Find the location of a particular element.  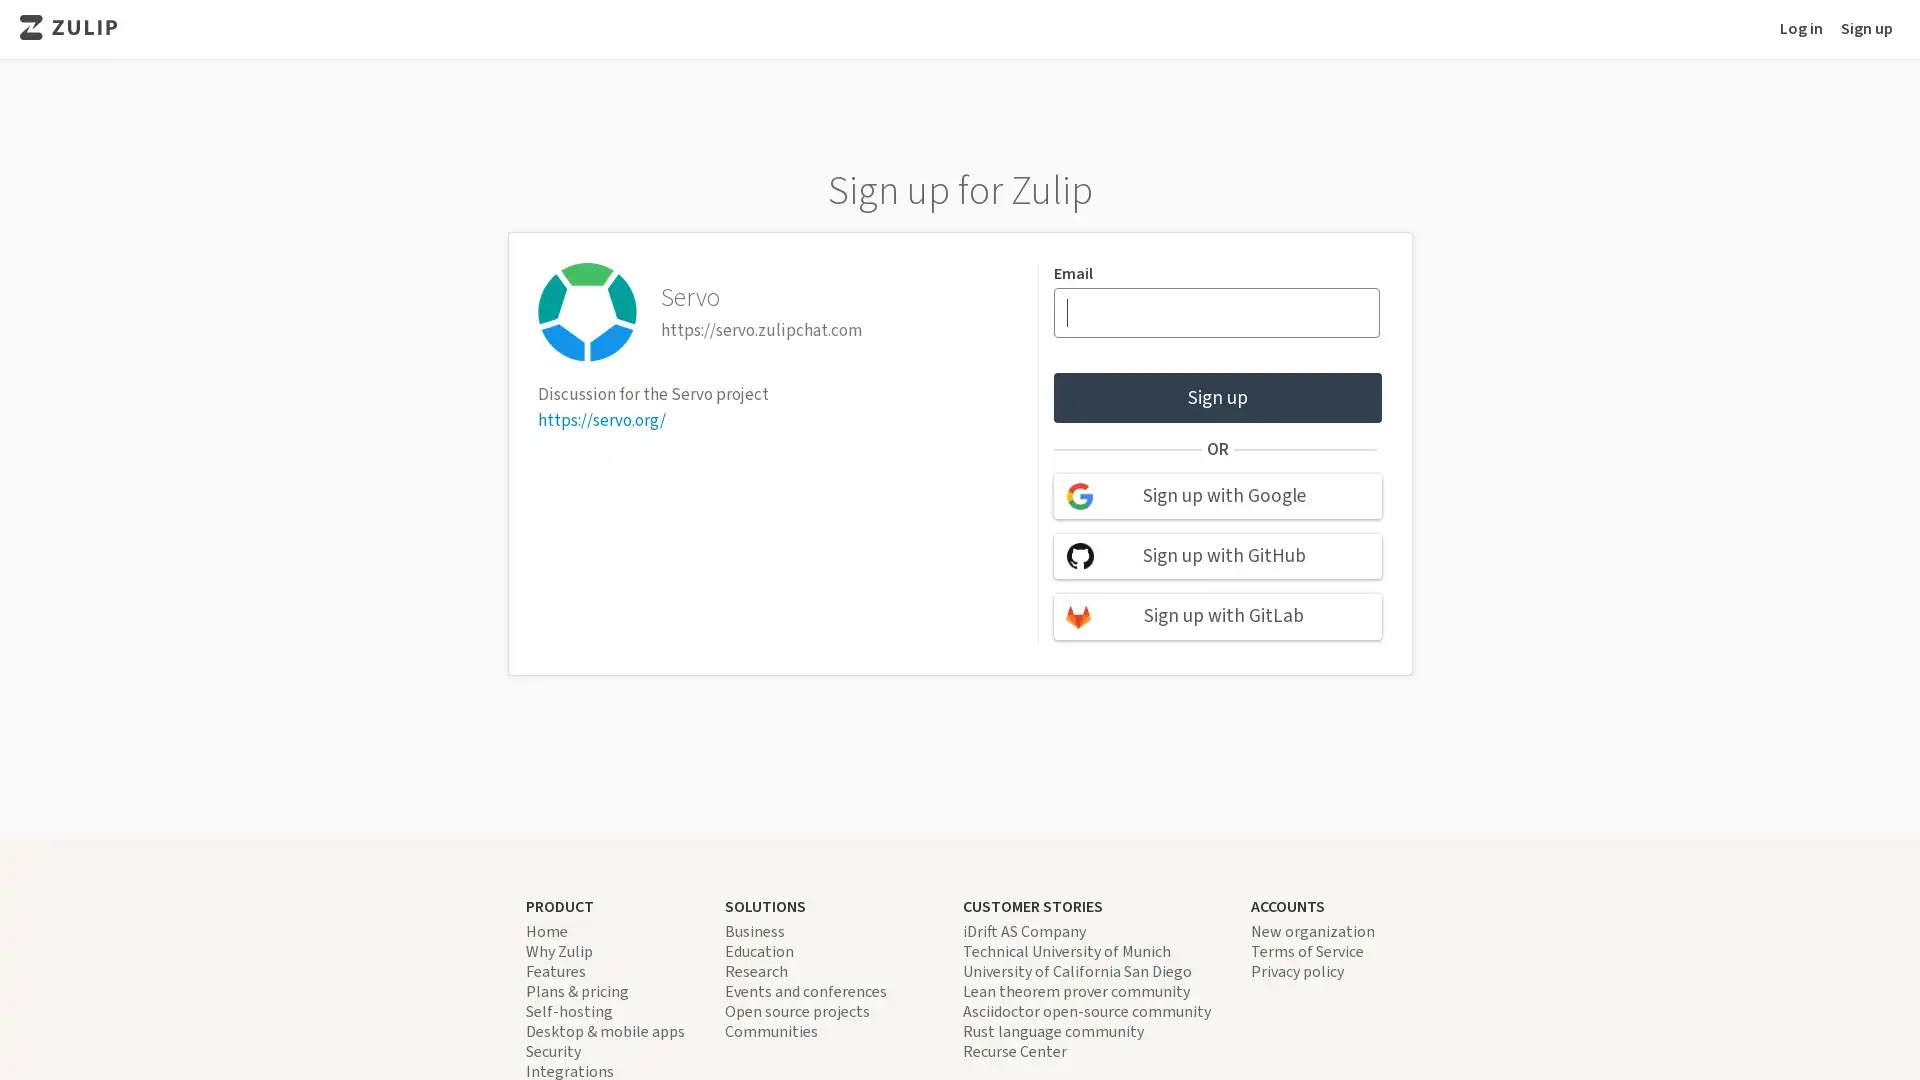

Sign up with GitLab is located at coordinates (1216, 615).